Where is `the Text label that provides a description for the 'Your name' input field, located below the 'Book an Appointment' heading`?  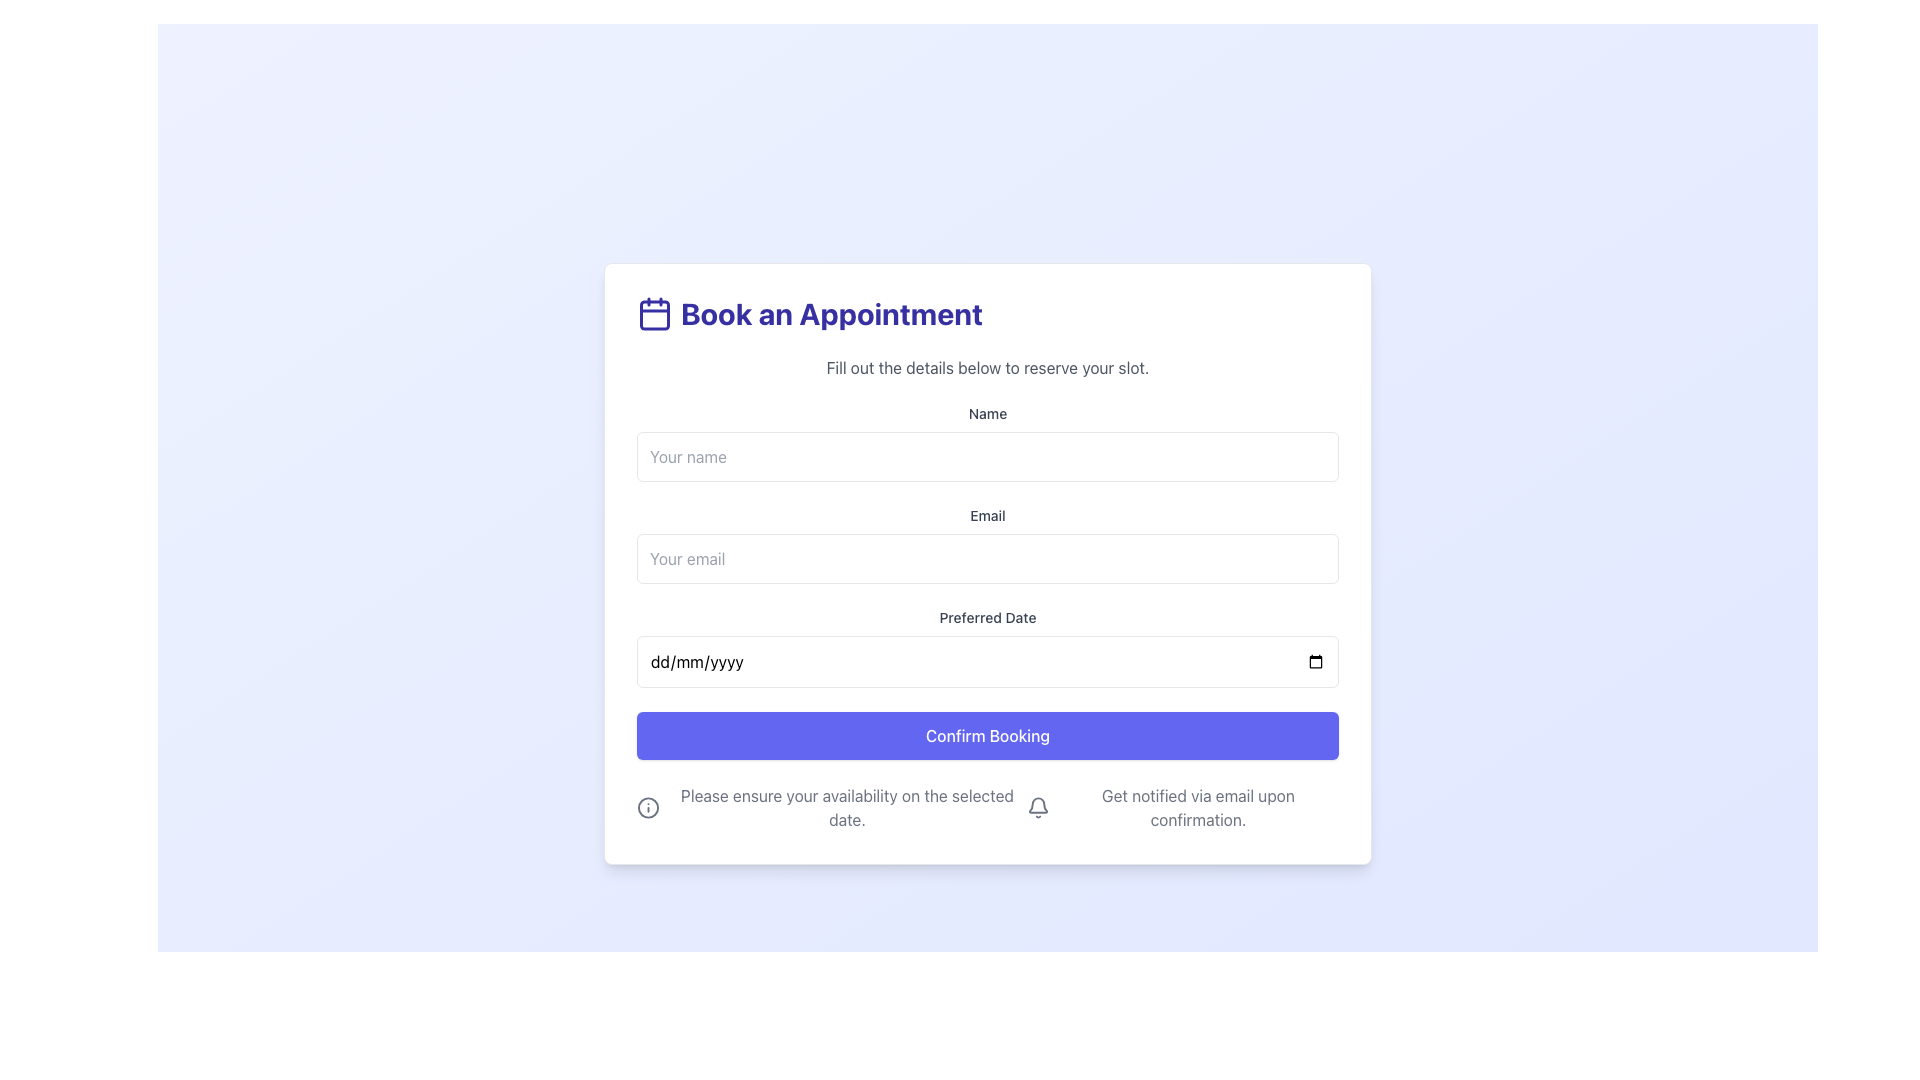
the Text label that provides a description for the 'Your name' input field, located below the 'Book an Appointment' heading is located at coordinates (988, 412).